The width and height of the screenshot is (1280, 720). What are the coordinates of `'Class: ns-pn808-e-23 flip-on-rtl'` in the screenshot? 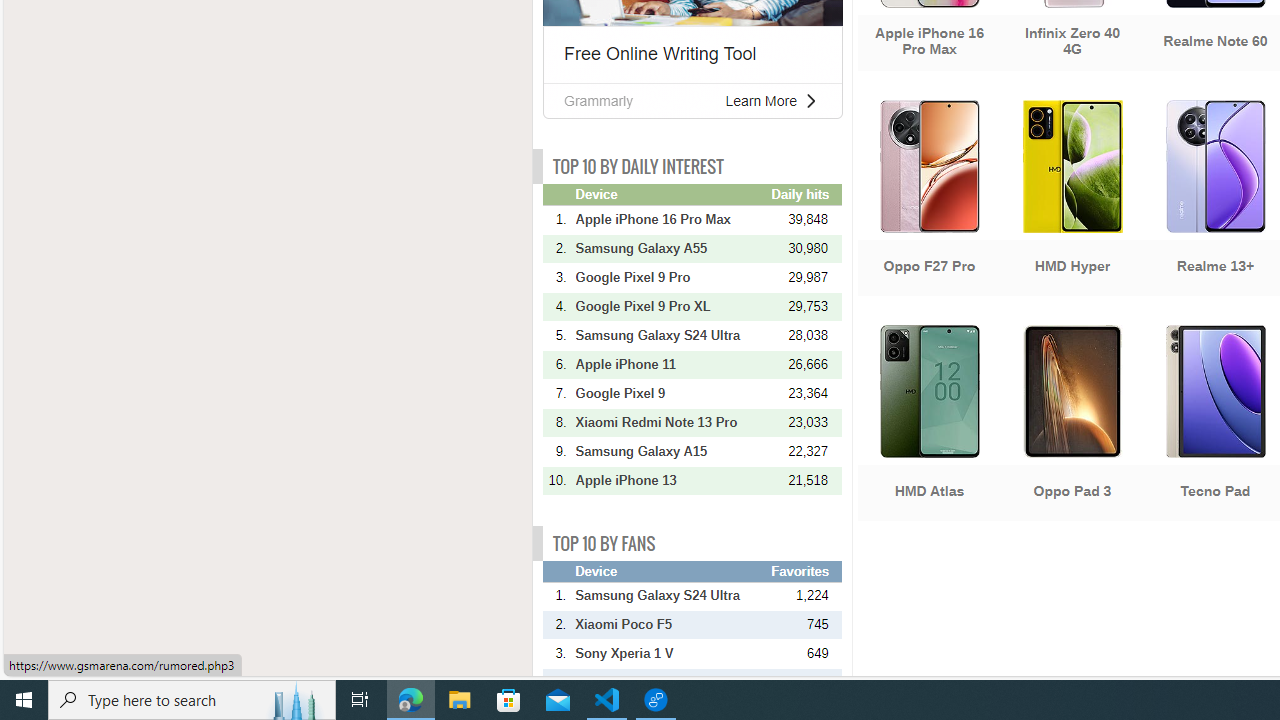 It's located at (810, 100).